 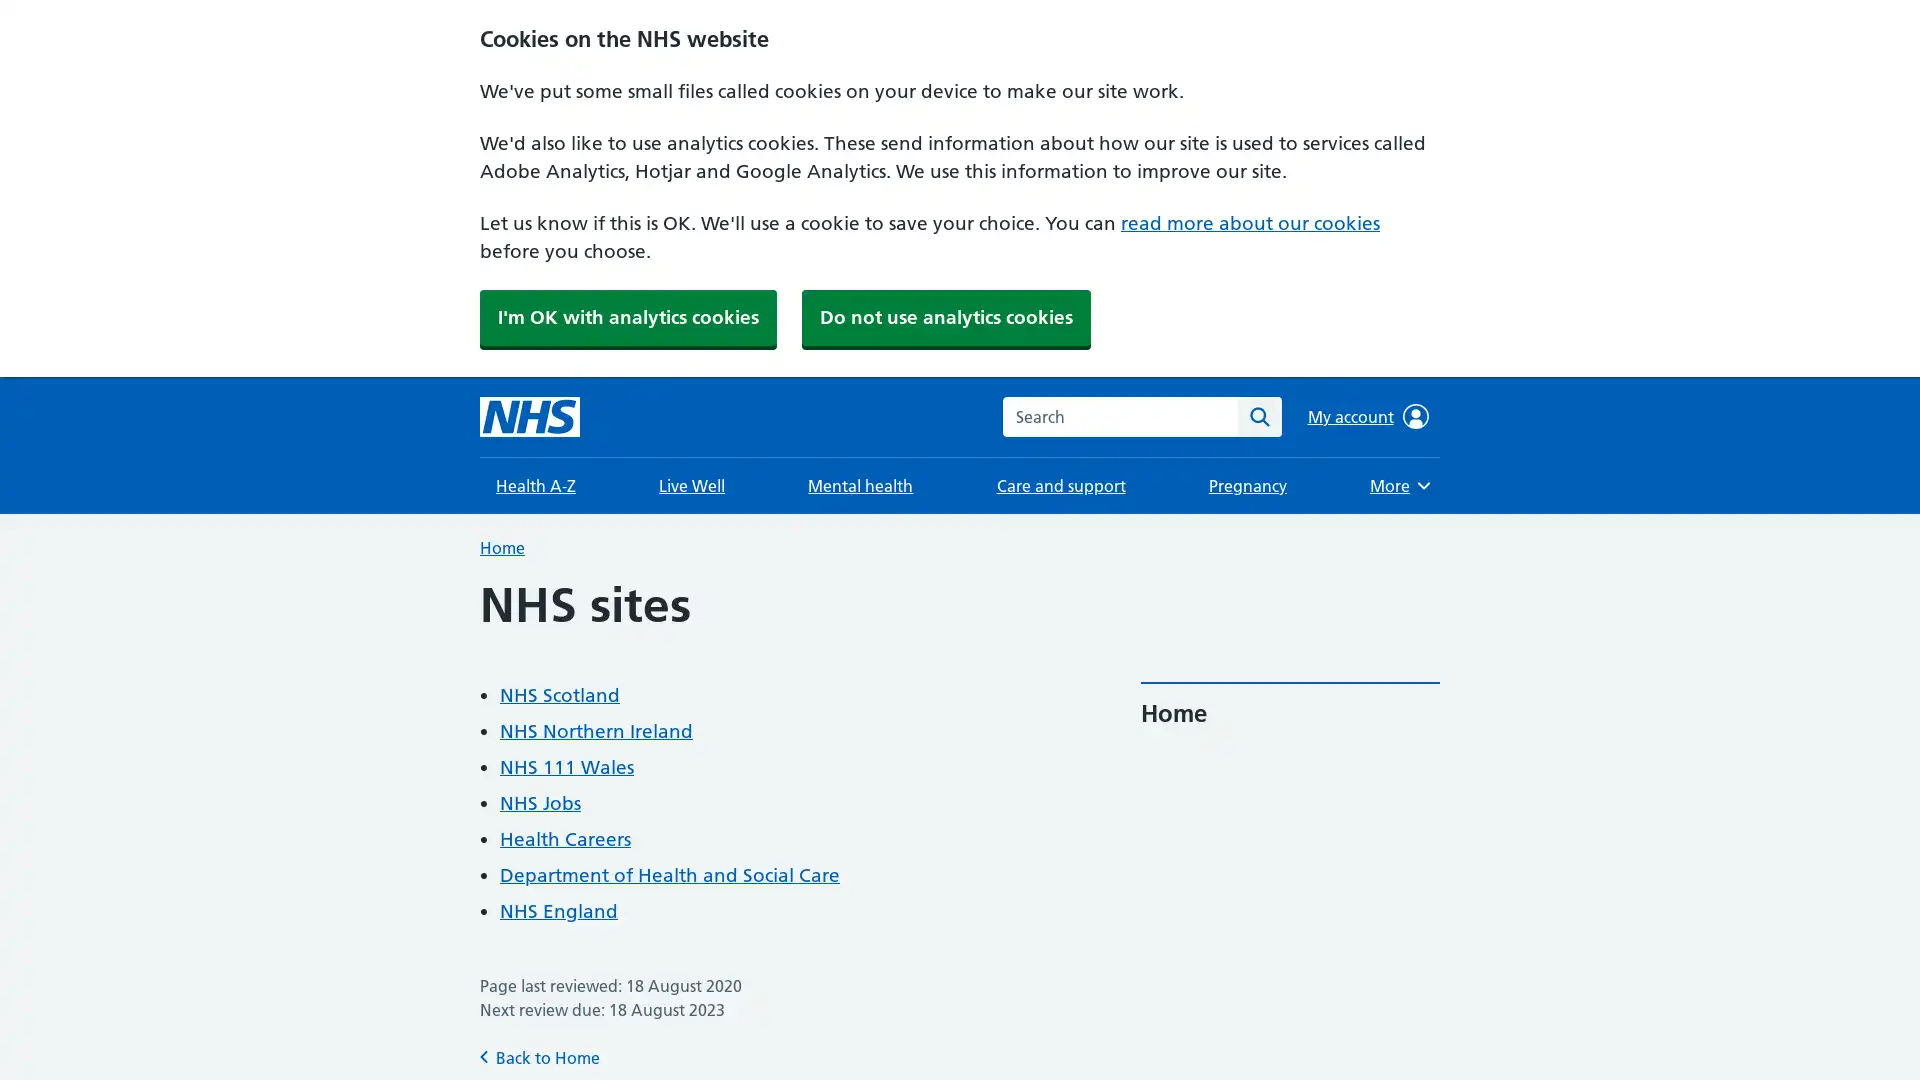 What do you see at coordinates (1258, 415) in the screenshot?
I see `Search` at bounding box center [1258, 415].